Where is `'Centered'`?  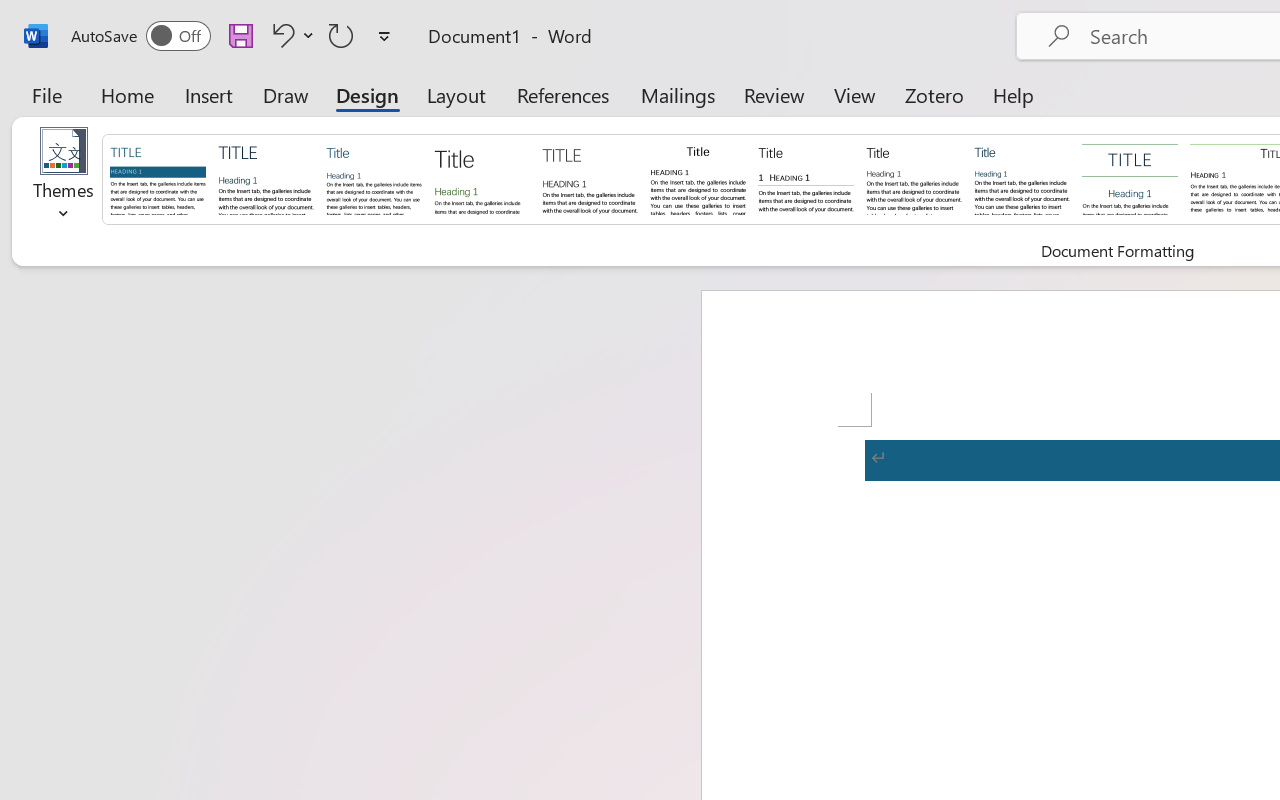 'Centered' is located at coordinates (1130, 177).